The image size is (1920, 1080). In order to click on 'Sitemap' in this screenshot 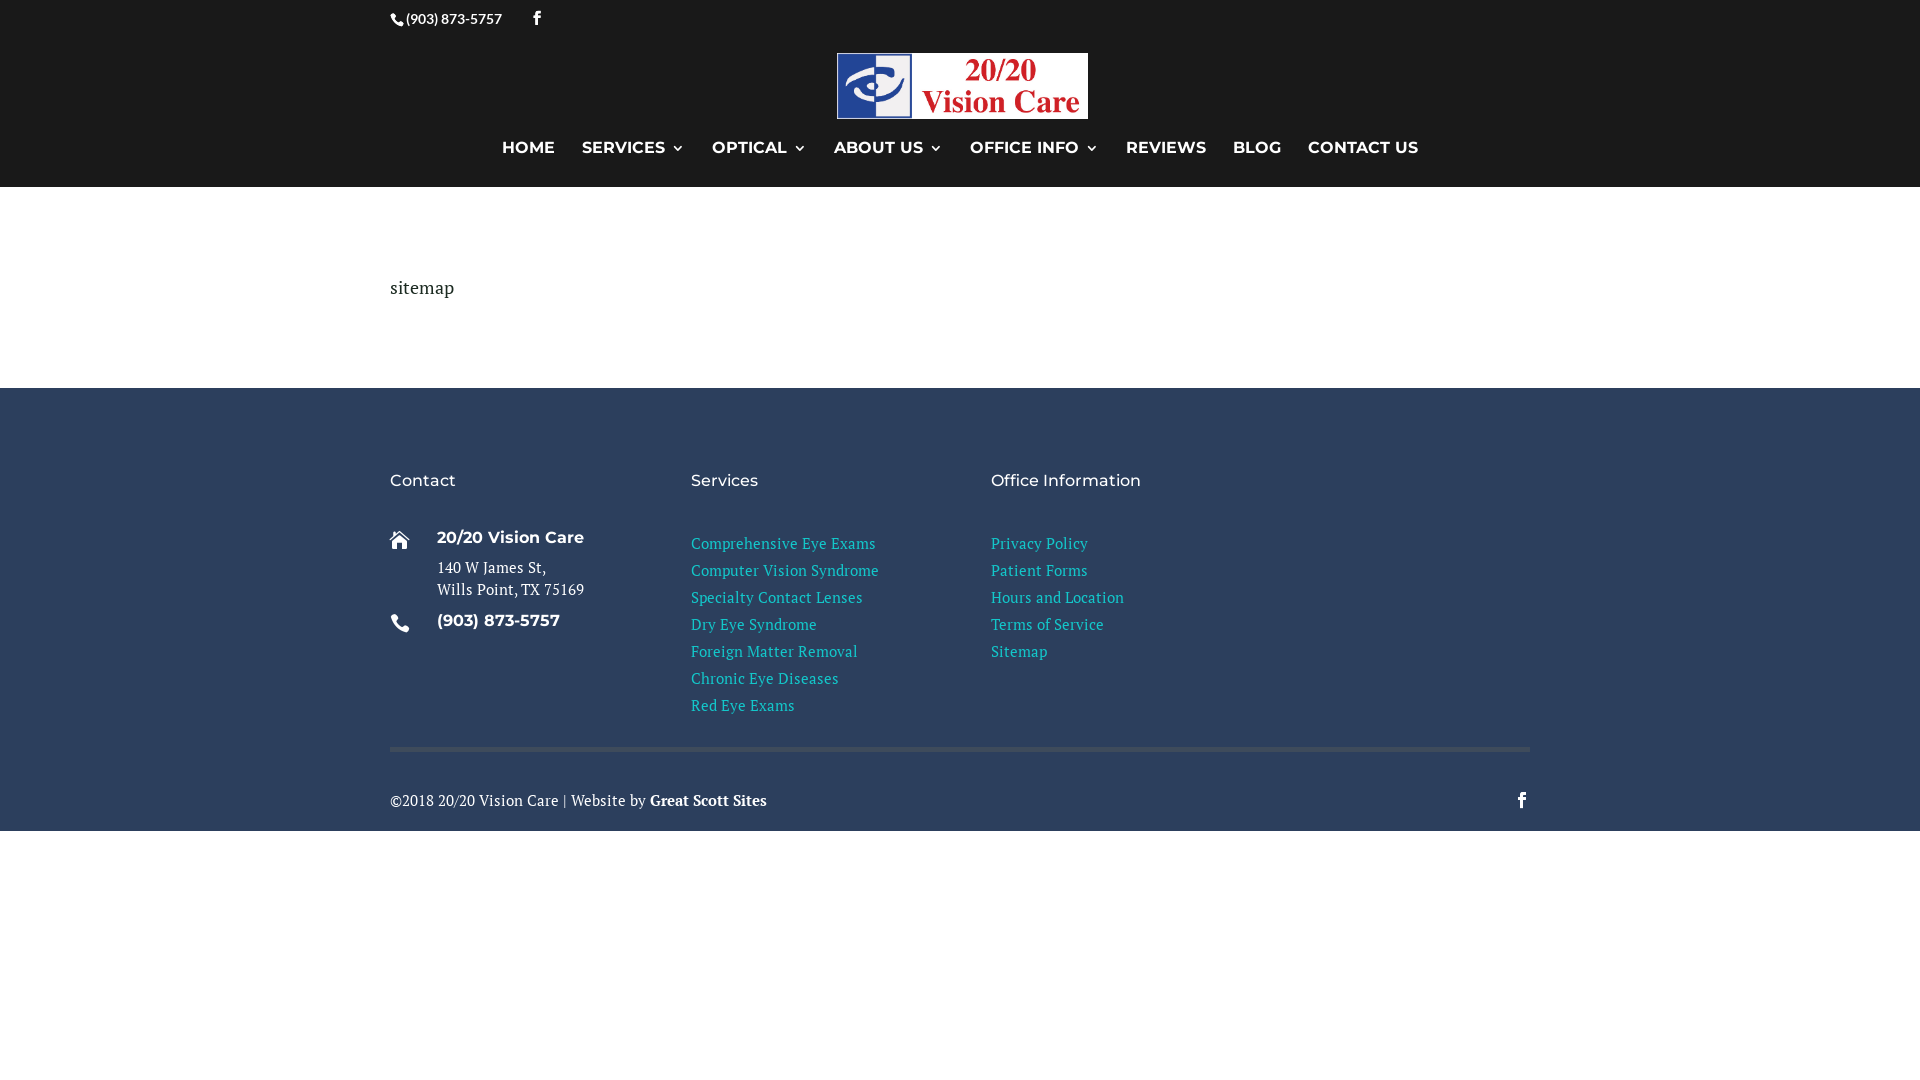, I will do `click(990, 651)`.